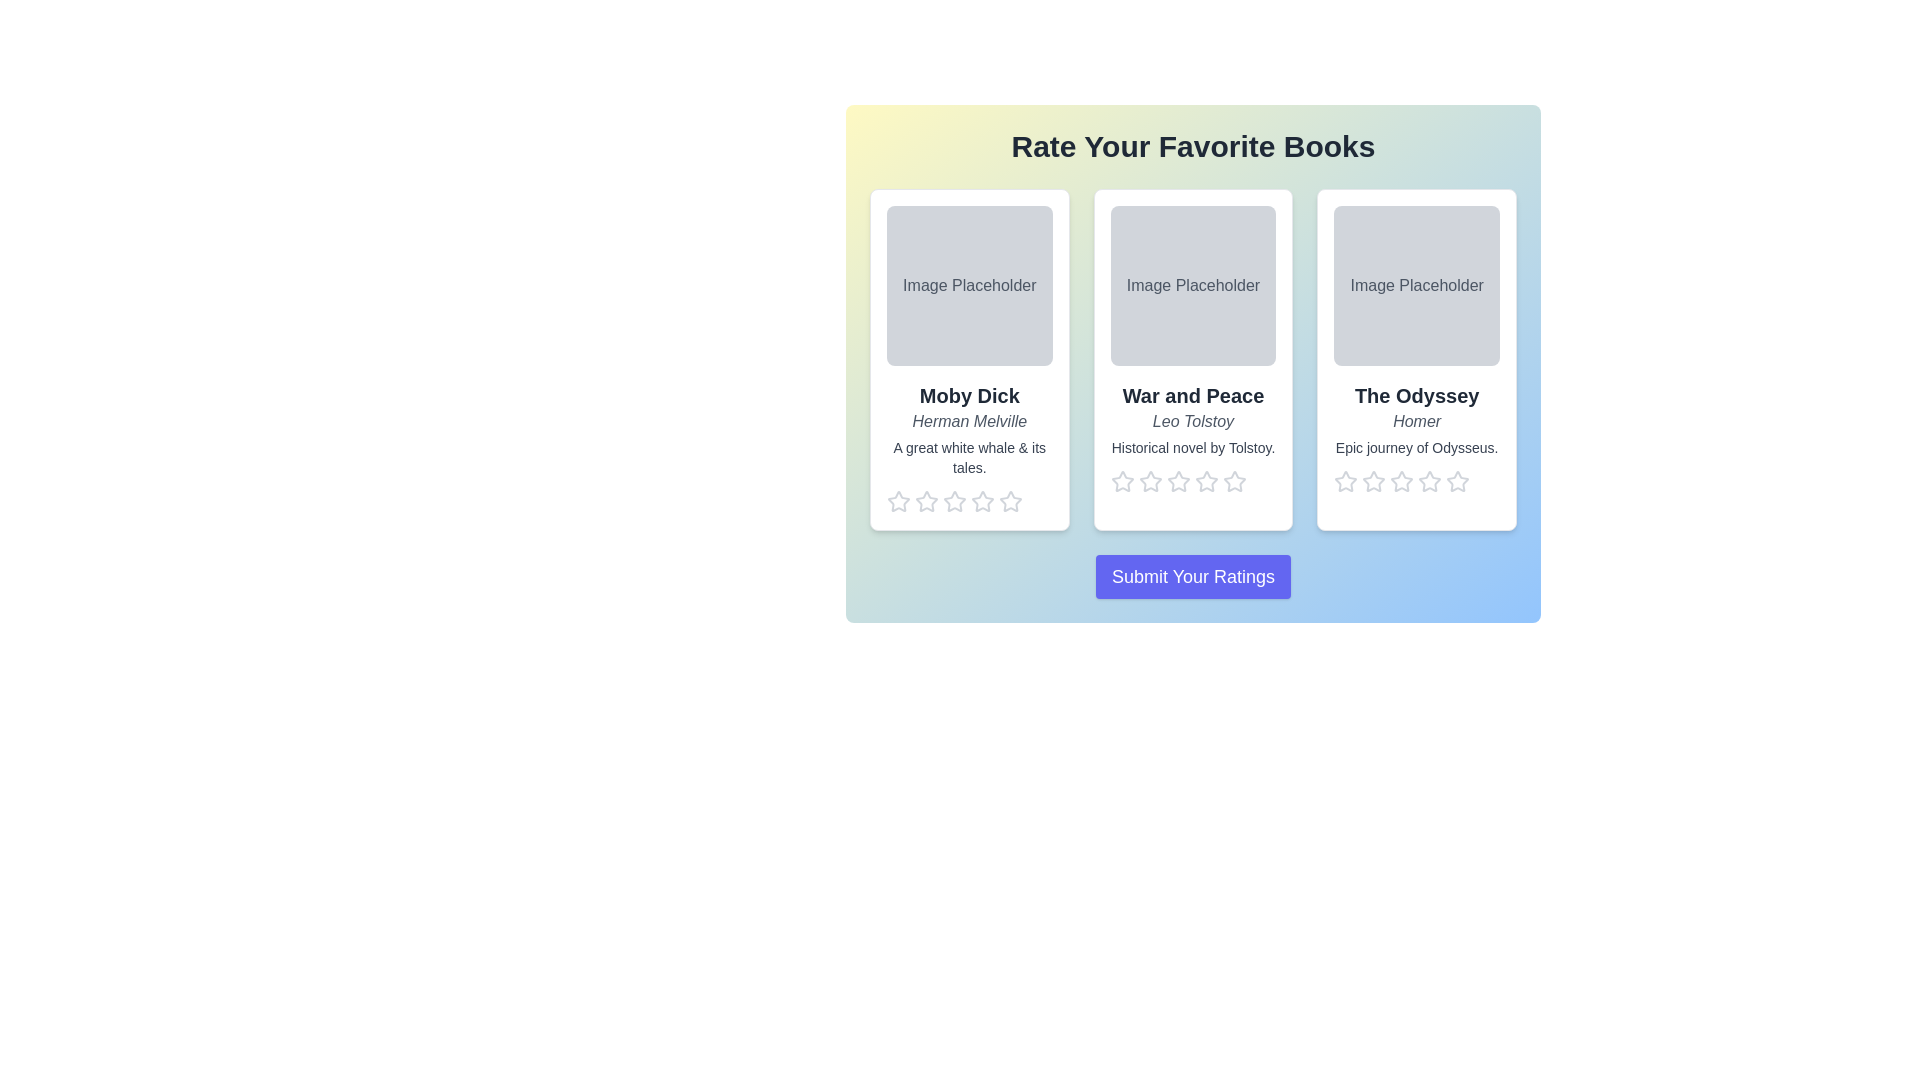 This screenshot has height=1080, width=1920. What do you see at coordinates (1372, 482) in the screenshot?
I see `the star corresponding to the rating 2 for the book The Odyssey` at bounding box center [1372, 482].